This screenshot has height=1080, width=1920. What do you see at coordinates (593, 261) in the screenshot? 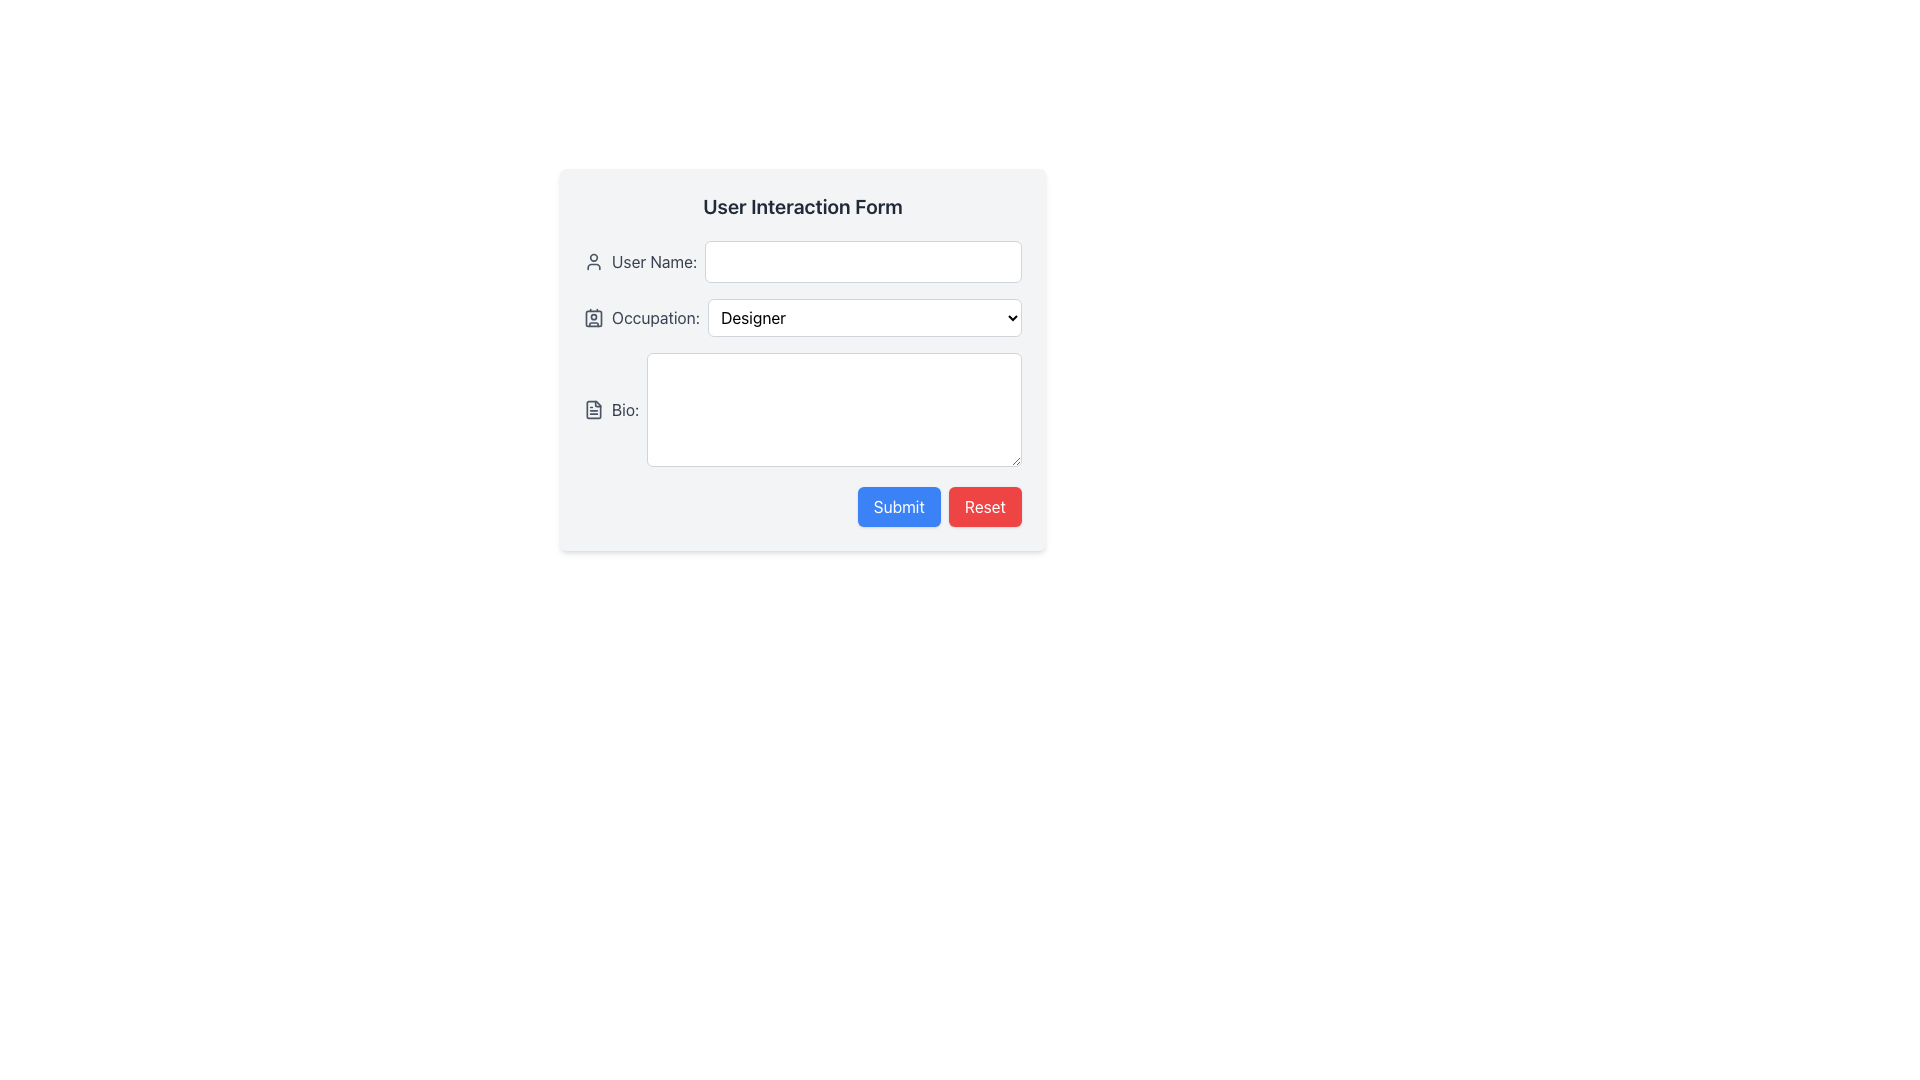
I see `the user profile icon, which is a gray circular head above a curved body outline, located to the left of the 'User Name:' label in the form layout` at bounding box center [593, 261].